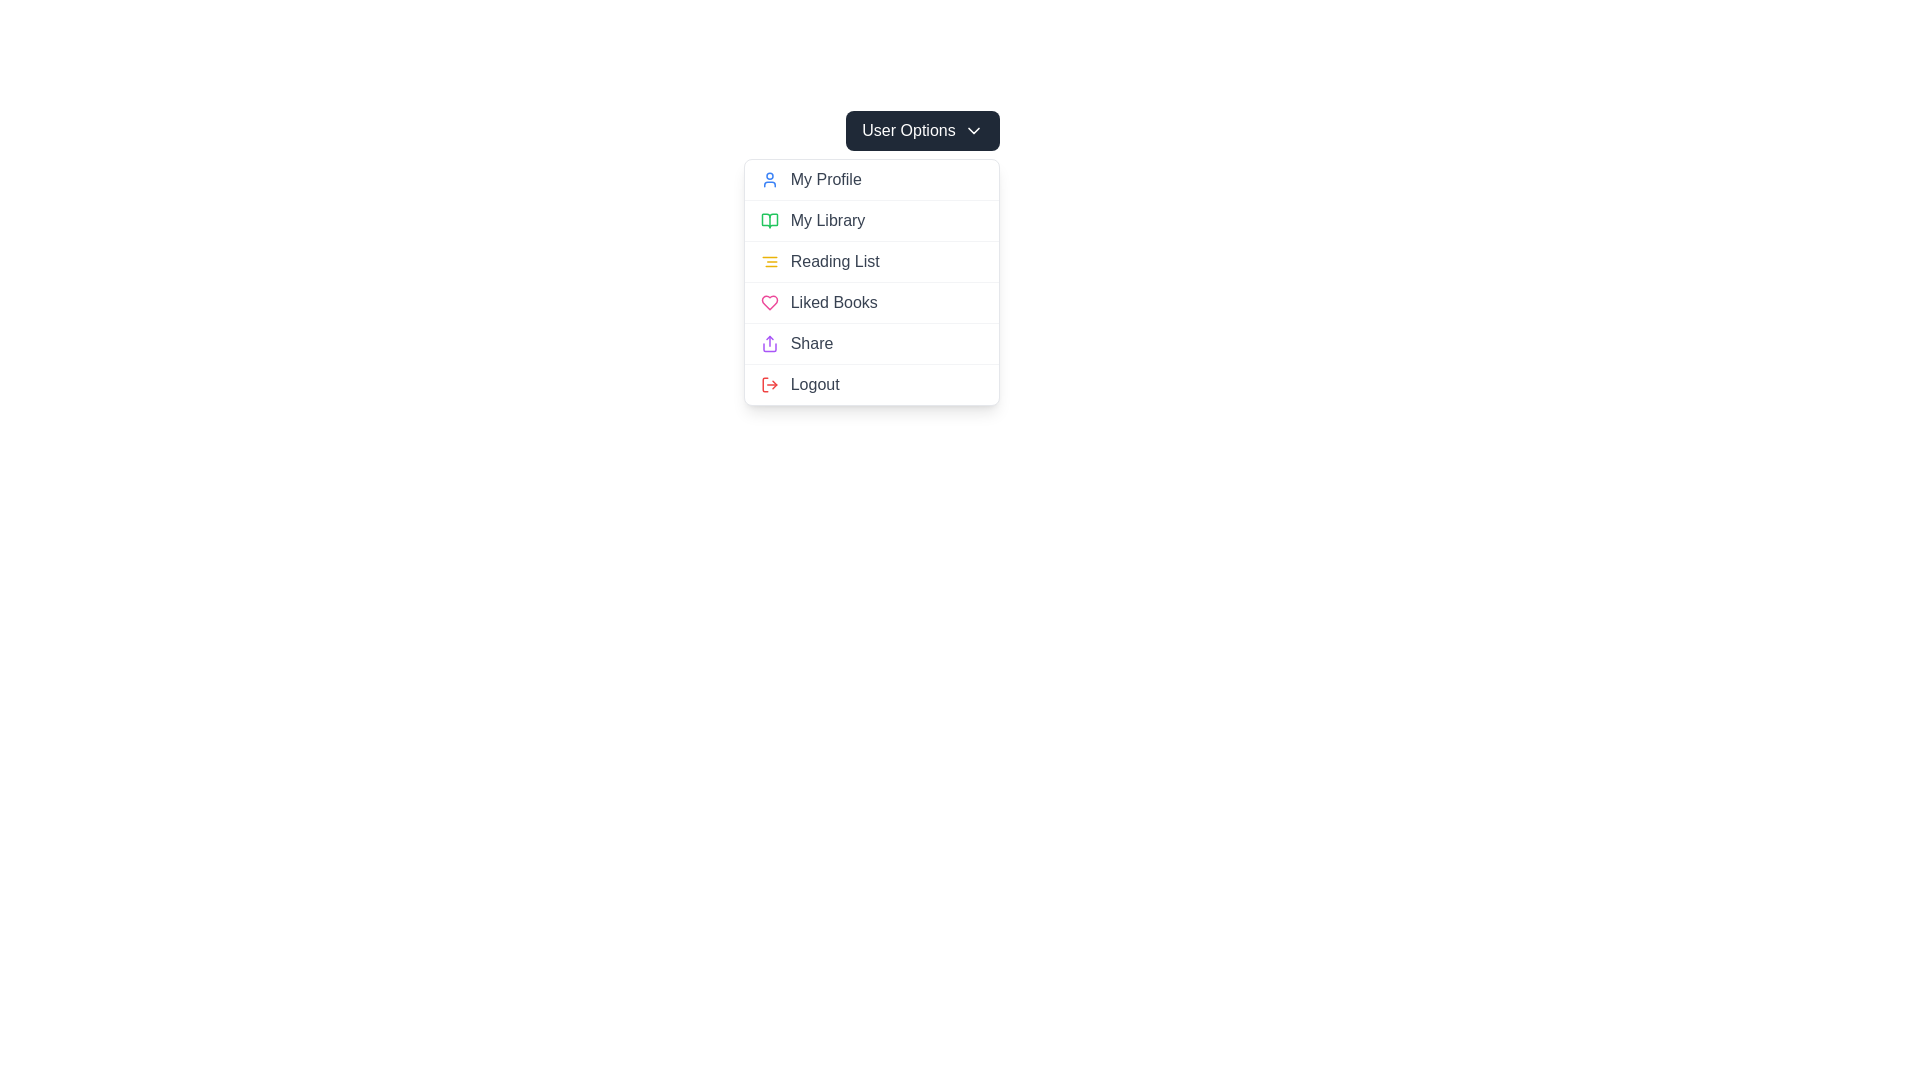 The width and height of the screenshot is (1920, 1080). What do you see at coordinates (921, 131) in the screenshot?
I see `the 'User Options' button, which is a rectangular button with a dark background and white text, located at the top center of the drop-down menu system` at bounding box center [921, 131].